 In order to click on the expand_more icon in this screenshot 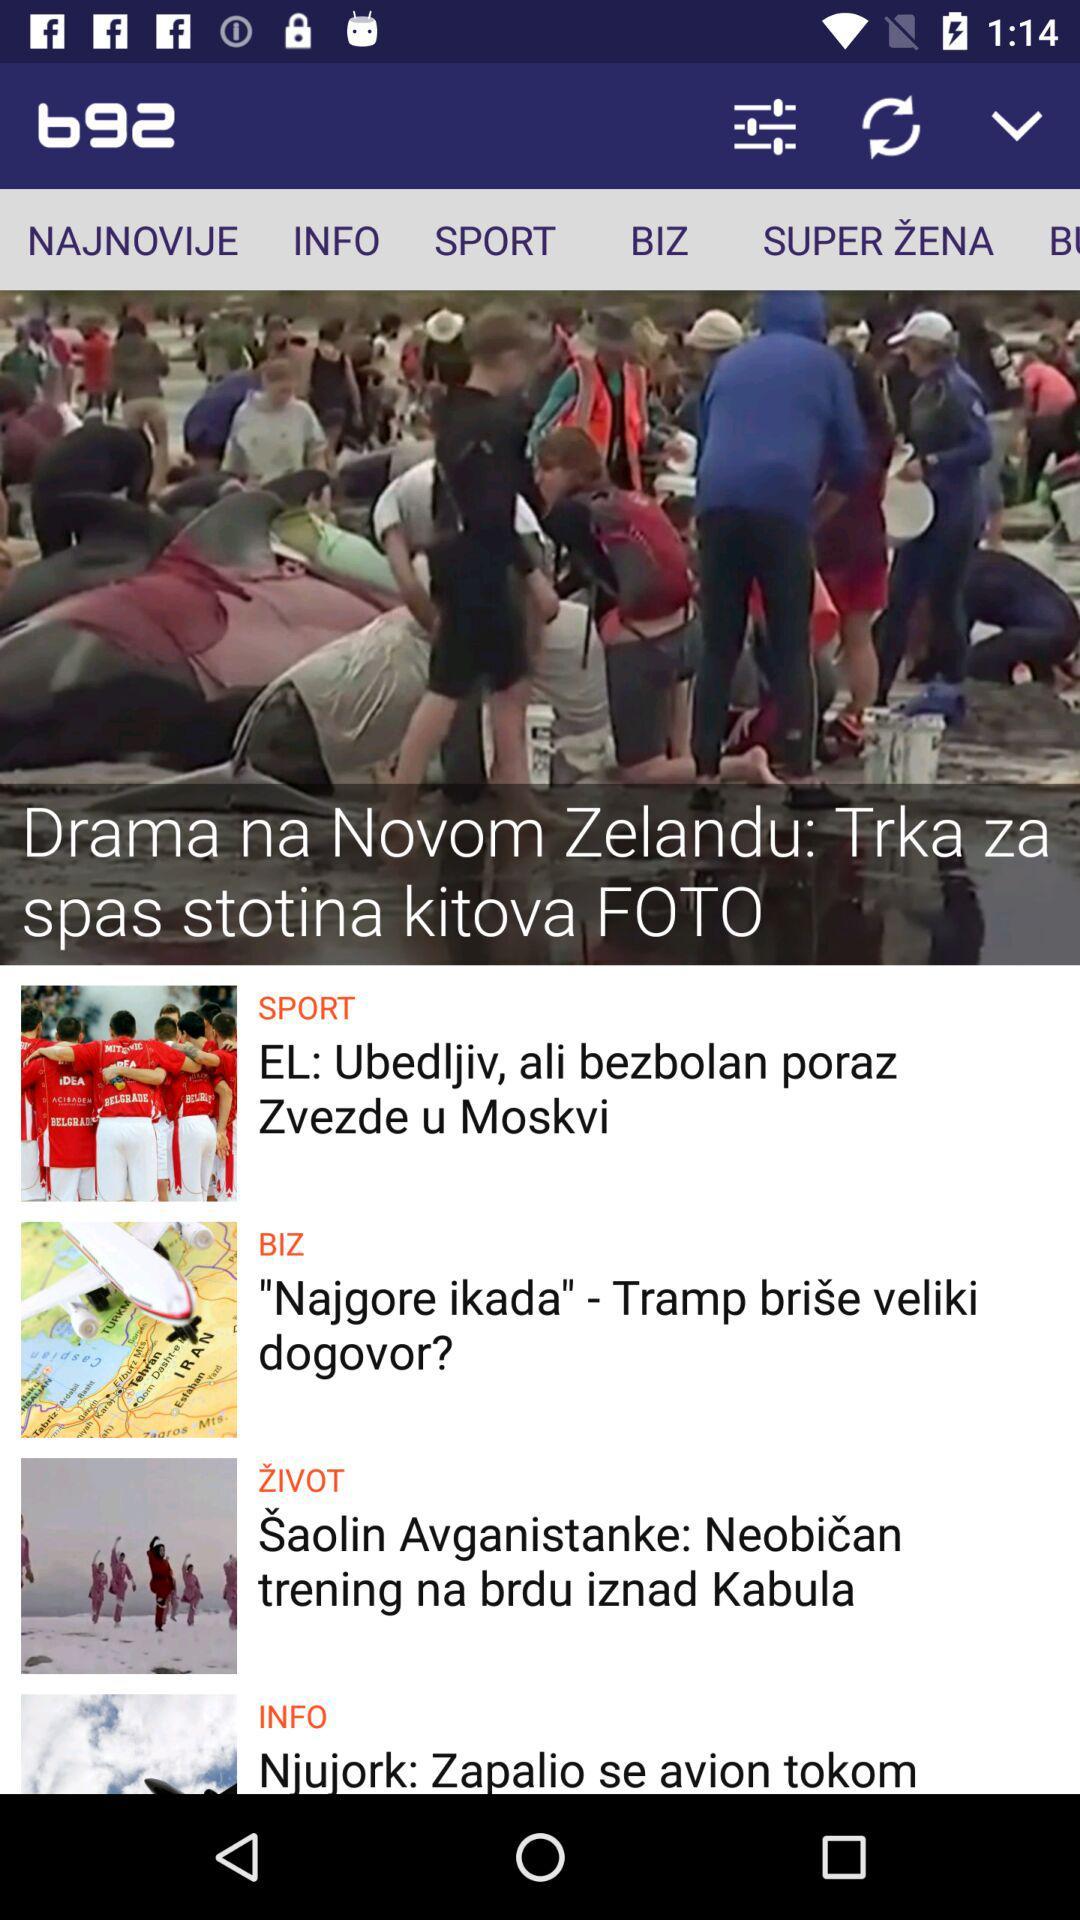, I will do `click(1017, 124)`.